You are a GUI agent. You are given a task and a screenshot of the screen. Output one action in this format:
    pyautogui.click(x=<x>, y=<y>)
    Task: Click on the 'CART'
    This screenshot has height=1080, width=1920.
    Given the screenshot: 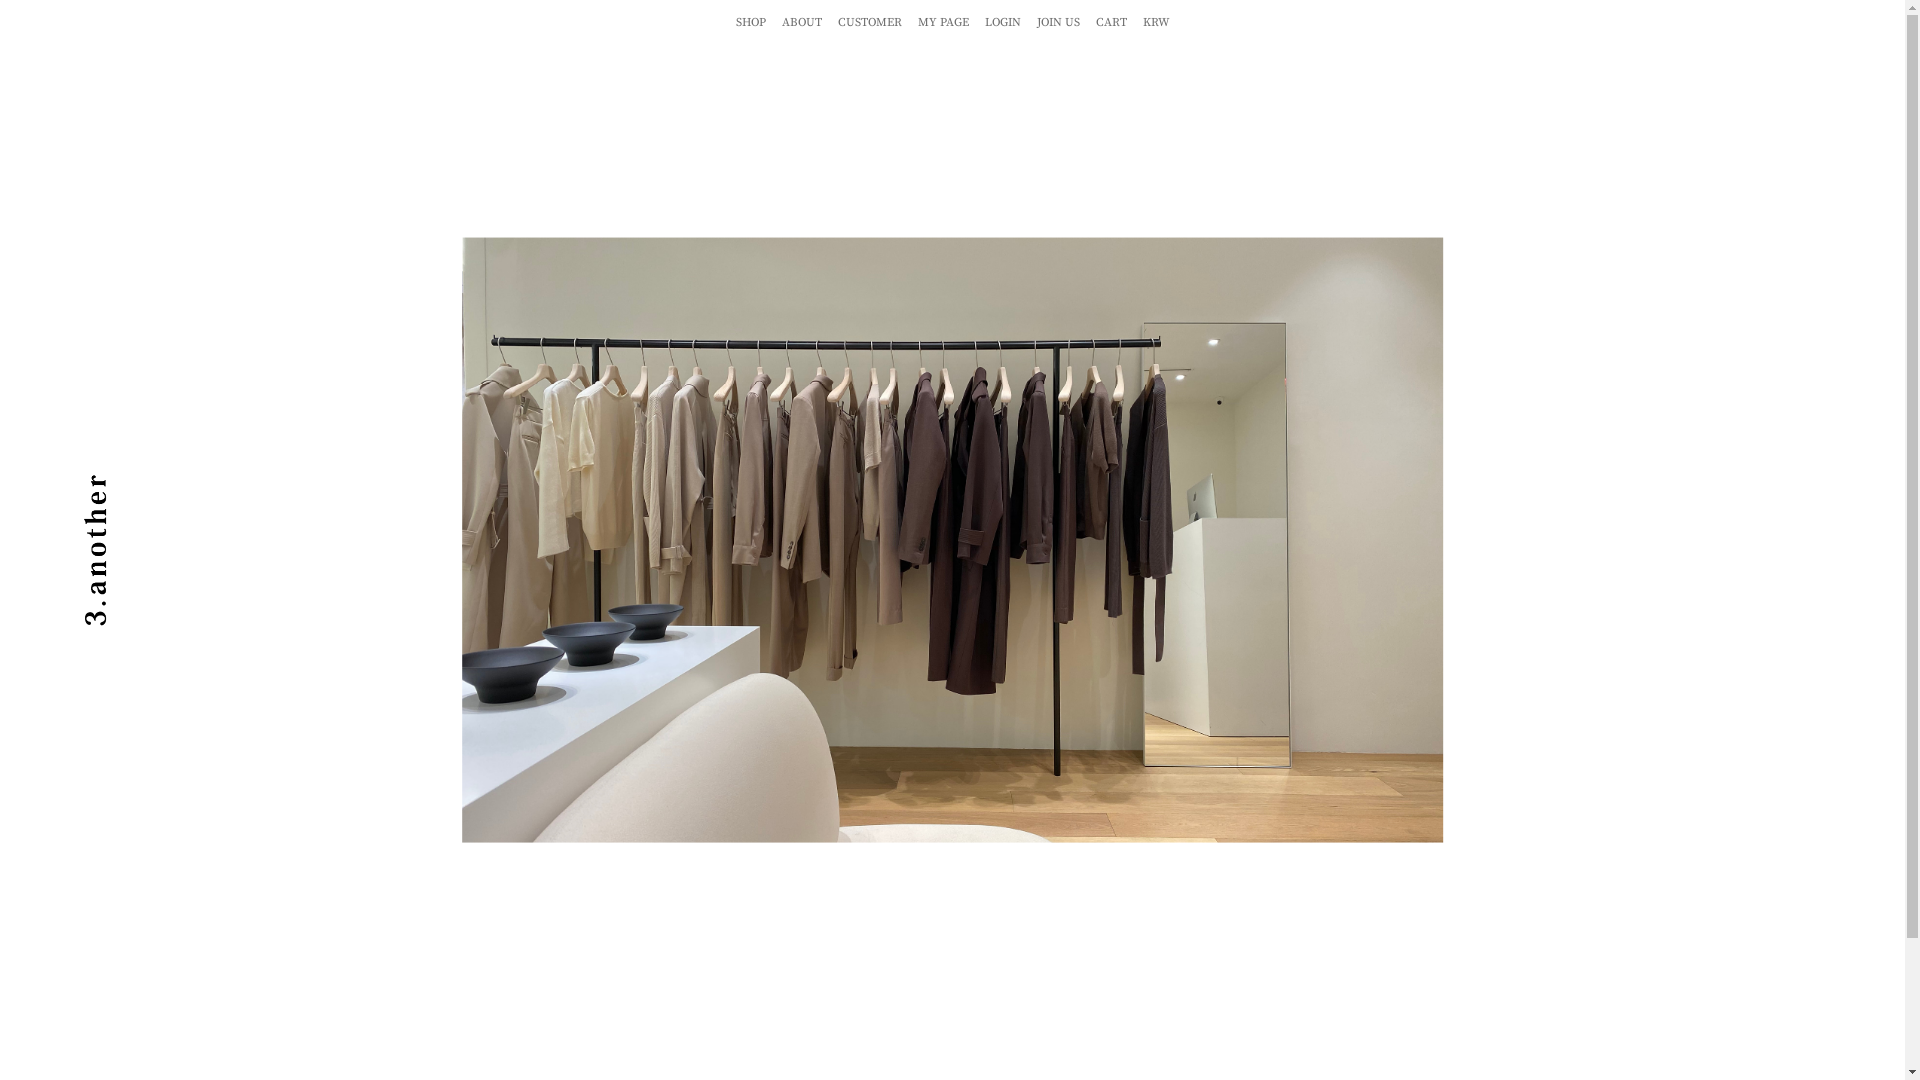 What is the action you would take?
    pyautogui.click(x=1110, y=22)
    